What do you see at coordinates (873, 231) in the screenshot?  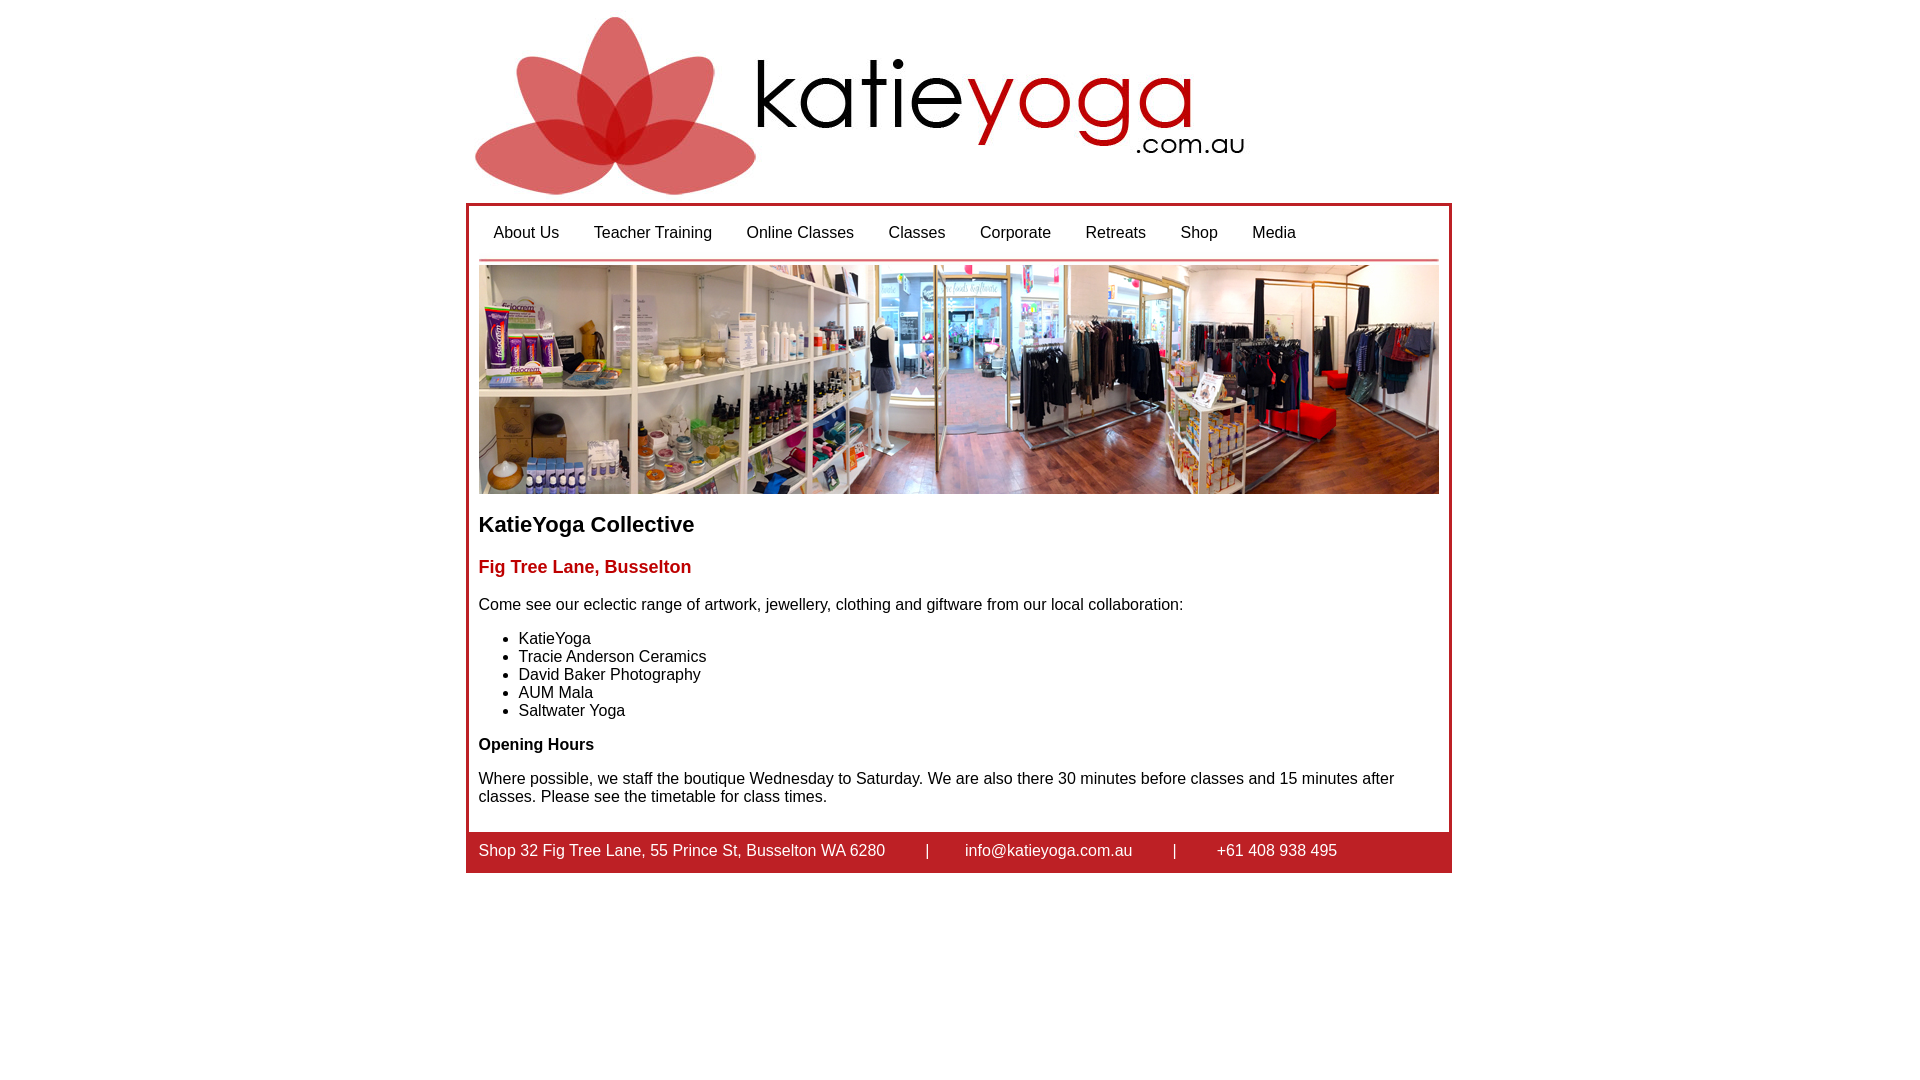 I see `'Classes'` at bounding box center [873, 231].